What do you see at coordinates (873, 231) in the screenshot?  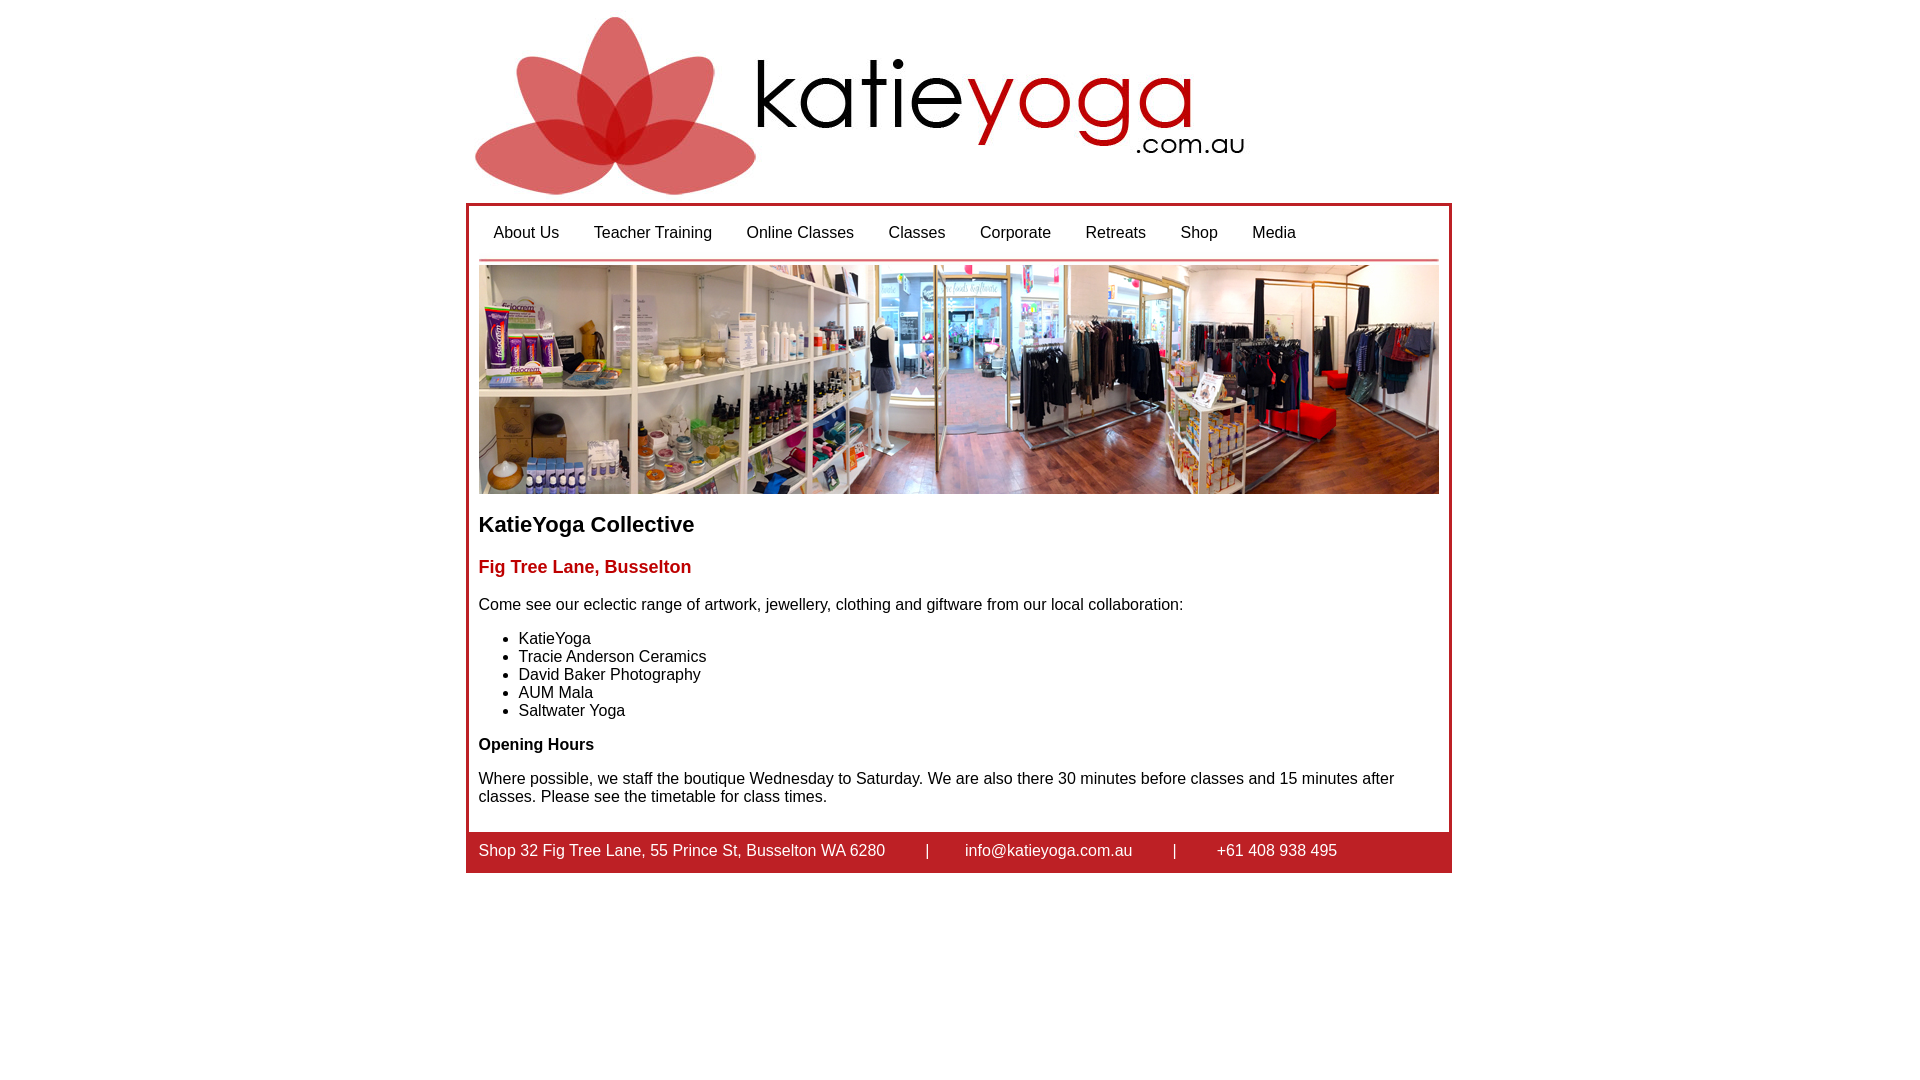 I see `'Classes'` at bounding box center [873, 231].